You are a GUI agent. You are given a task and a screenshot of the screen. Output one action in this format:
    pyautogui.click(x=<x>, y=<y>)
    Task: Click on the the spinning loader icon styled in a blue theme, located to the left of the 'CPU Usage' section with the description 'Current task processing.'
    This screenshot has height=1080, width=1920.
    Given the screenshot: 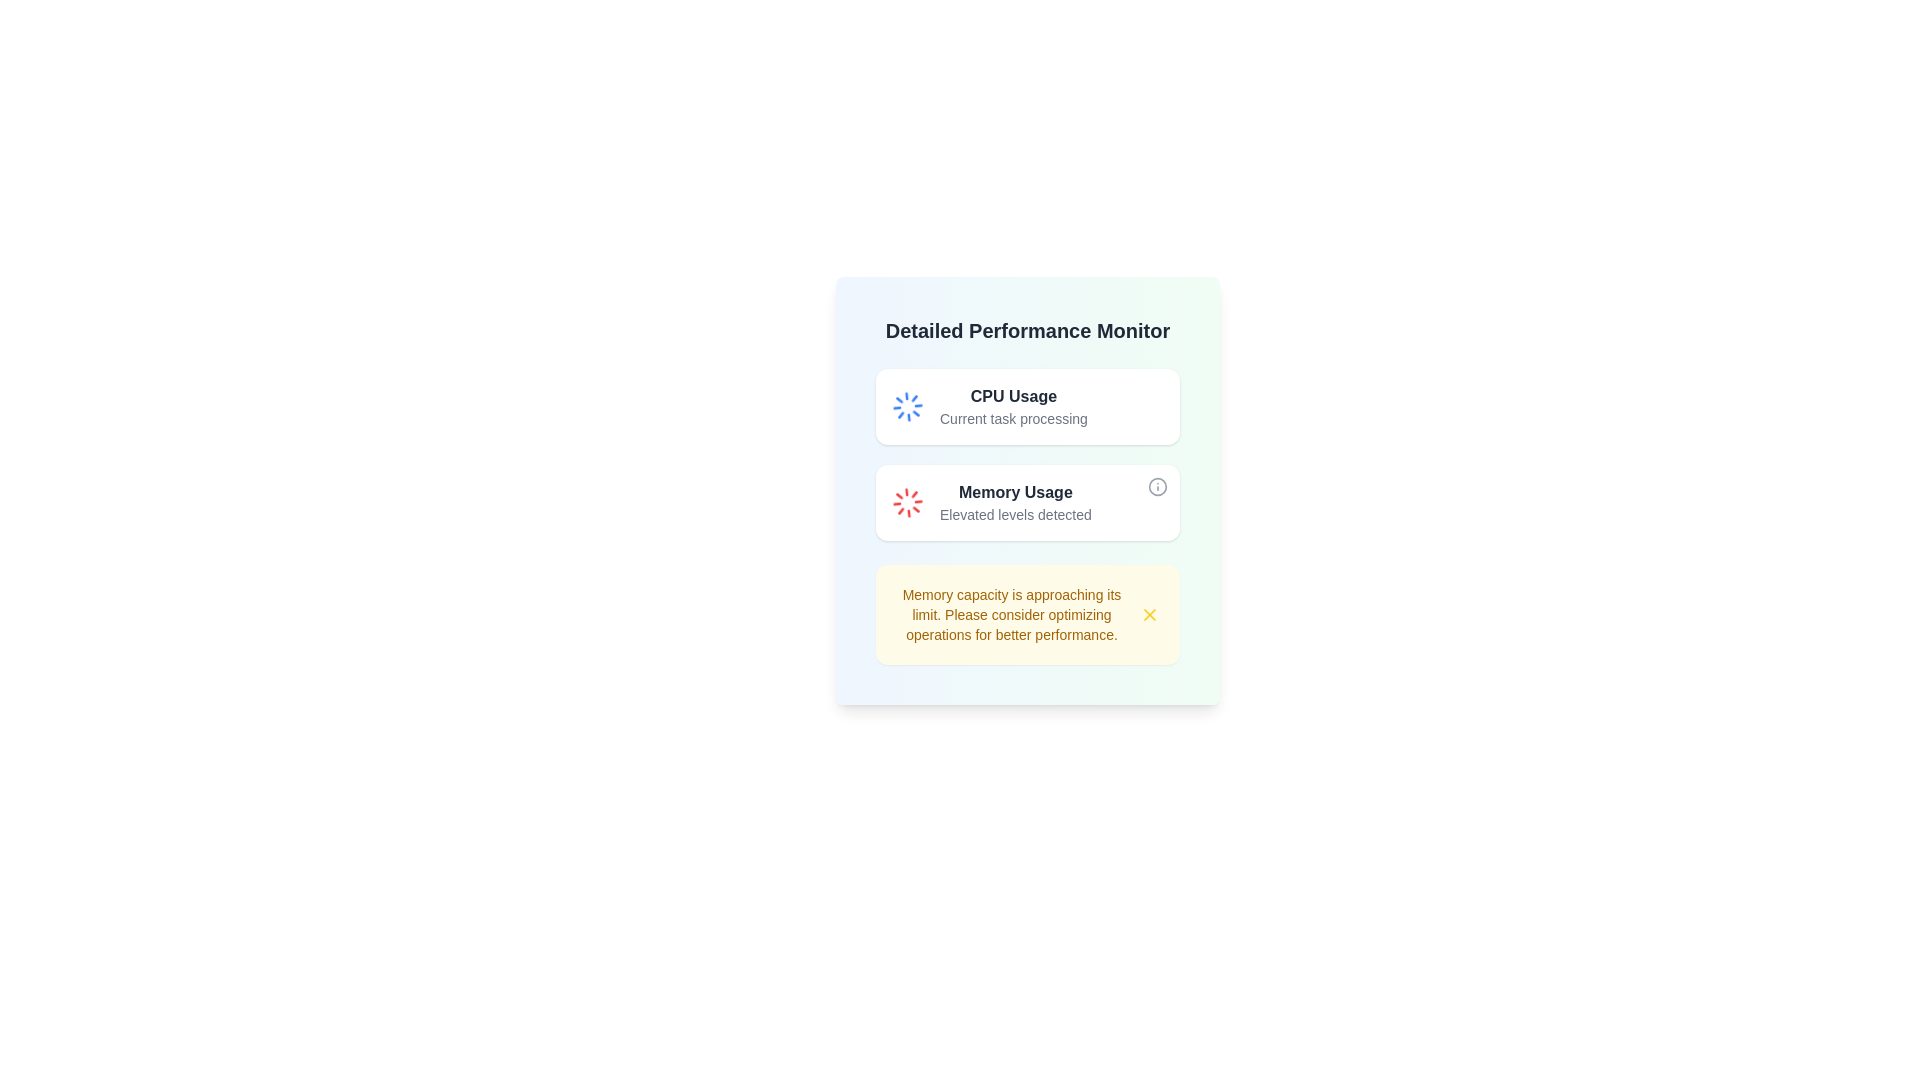 What is the action you would take?
    pyautogui.click(x=906, y=406)
    